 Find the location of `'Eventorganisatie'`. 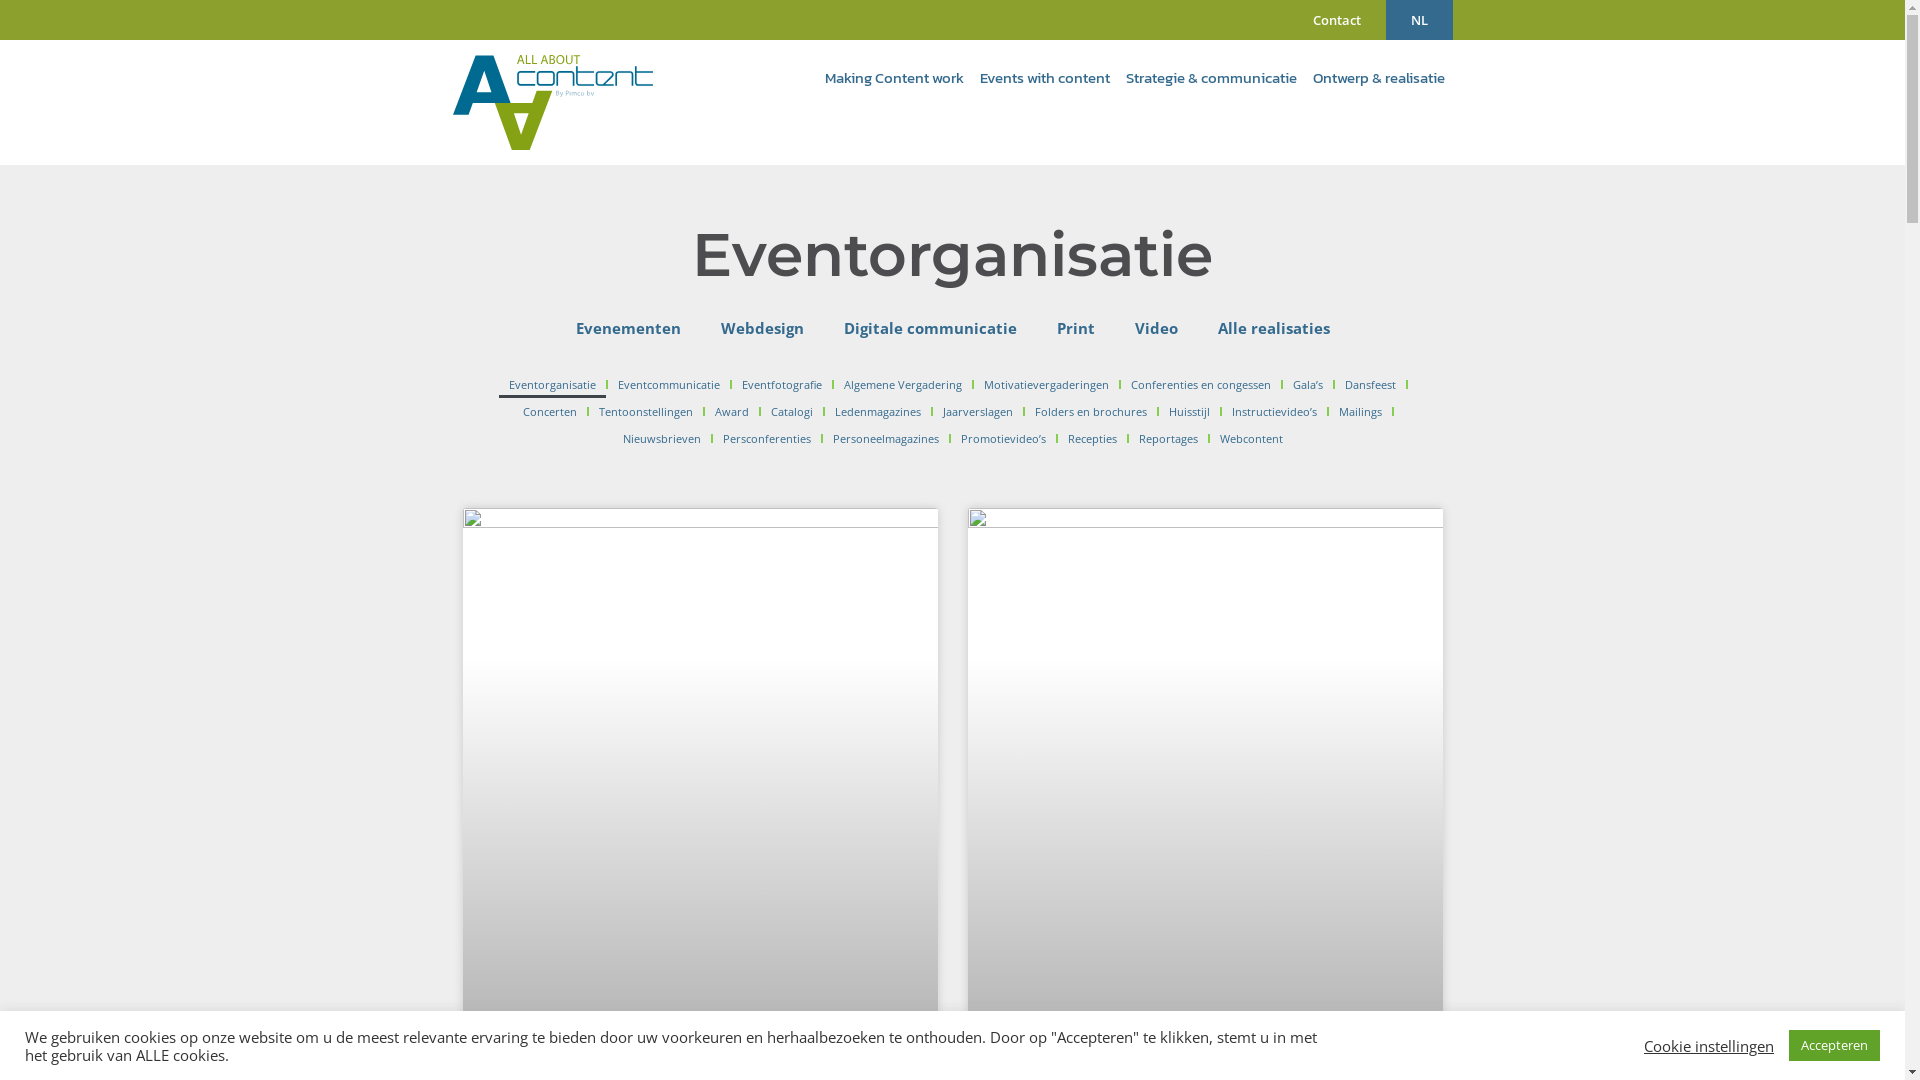

'Eventorganisatie' is located at coordinates (498, 384).